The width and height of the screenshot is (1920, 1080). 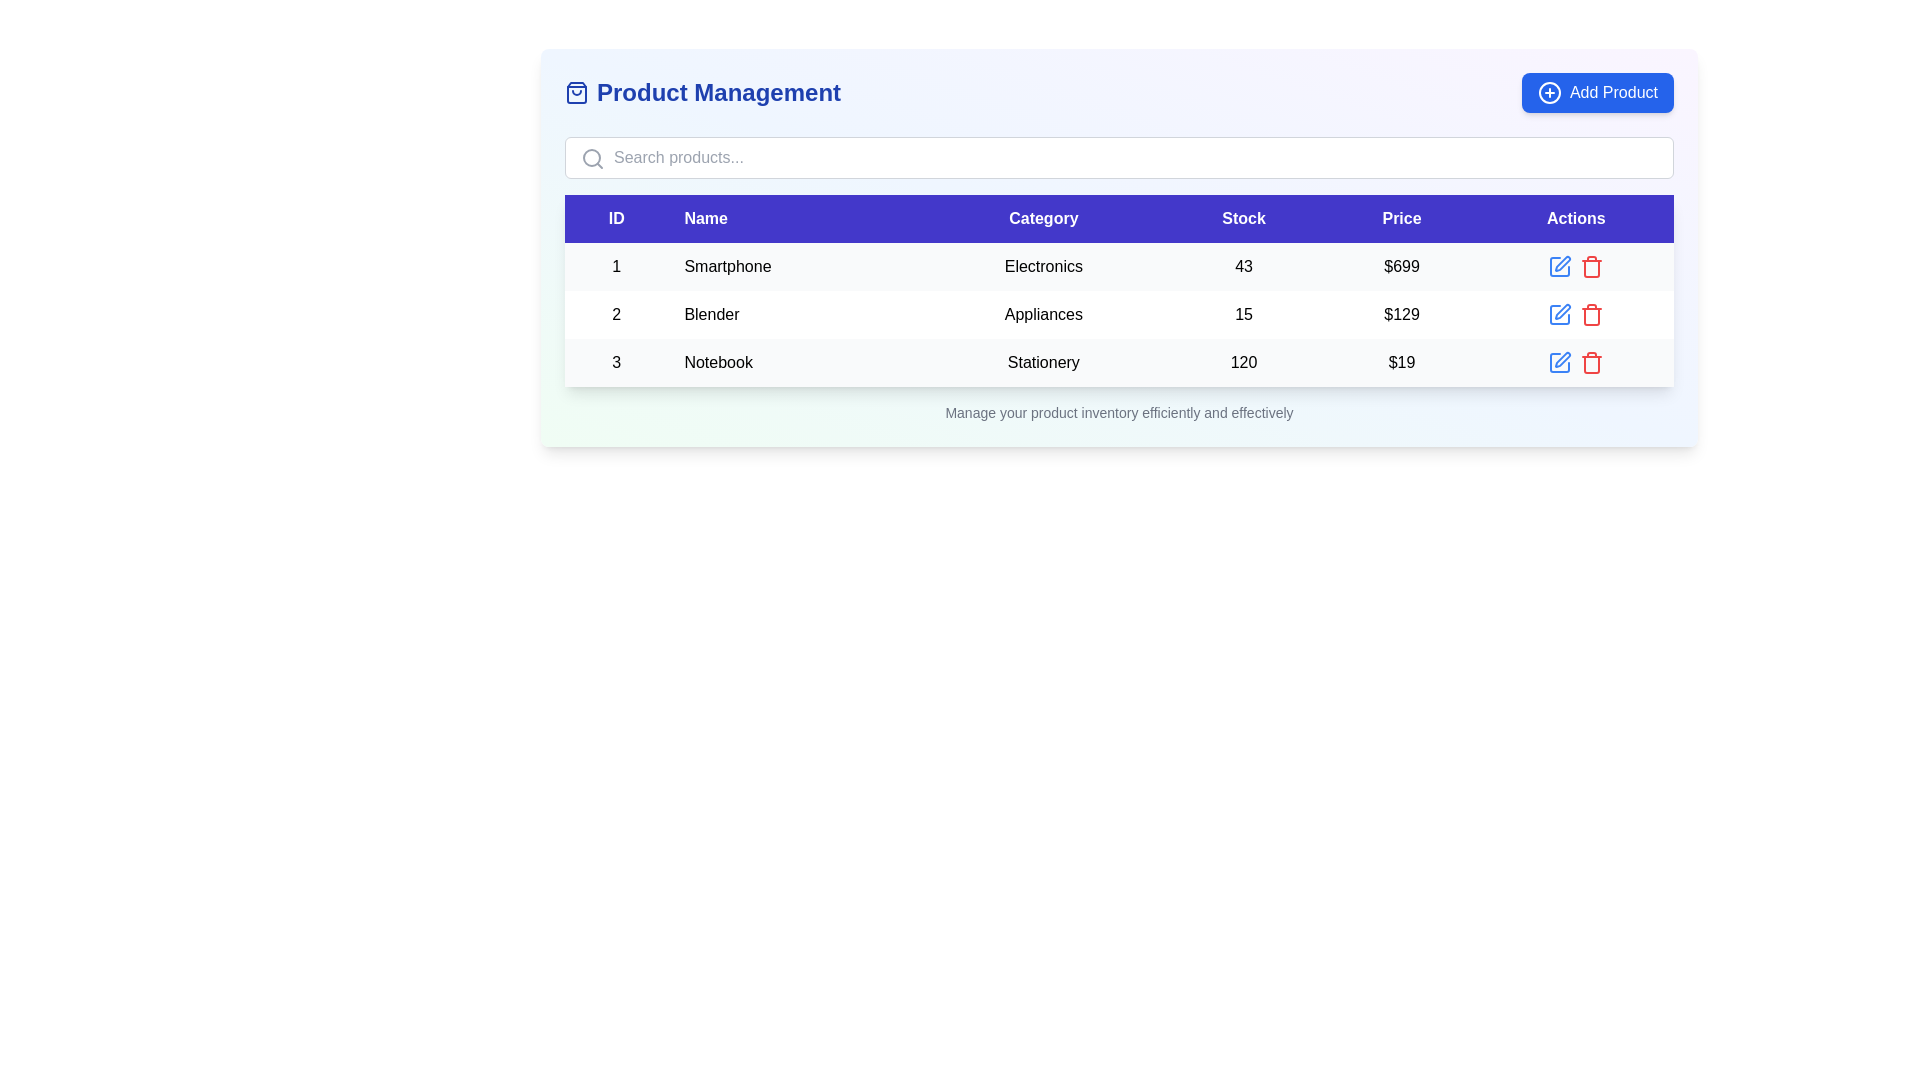 I want to click on the Text Display indicating the stock count of the product 'Smartphone', so click(x=1242, y=265).